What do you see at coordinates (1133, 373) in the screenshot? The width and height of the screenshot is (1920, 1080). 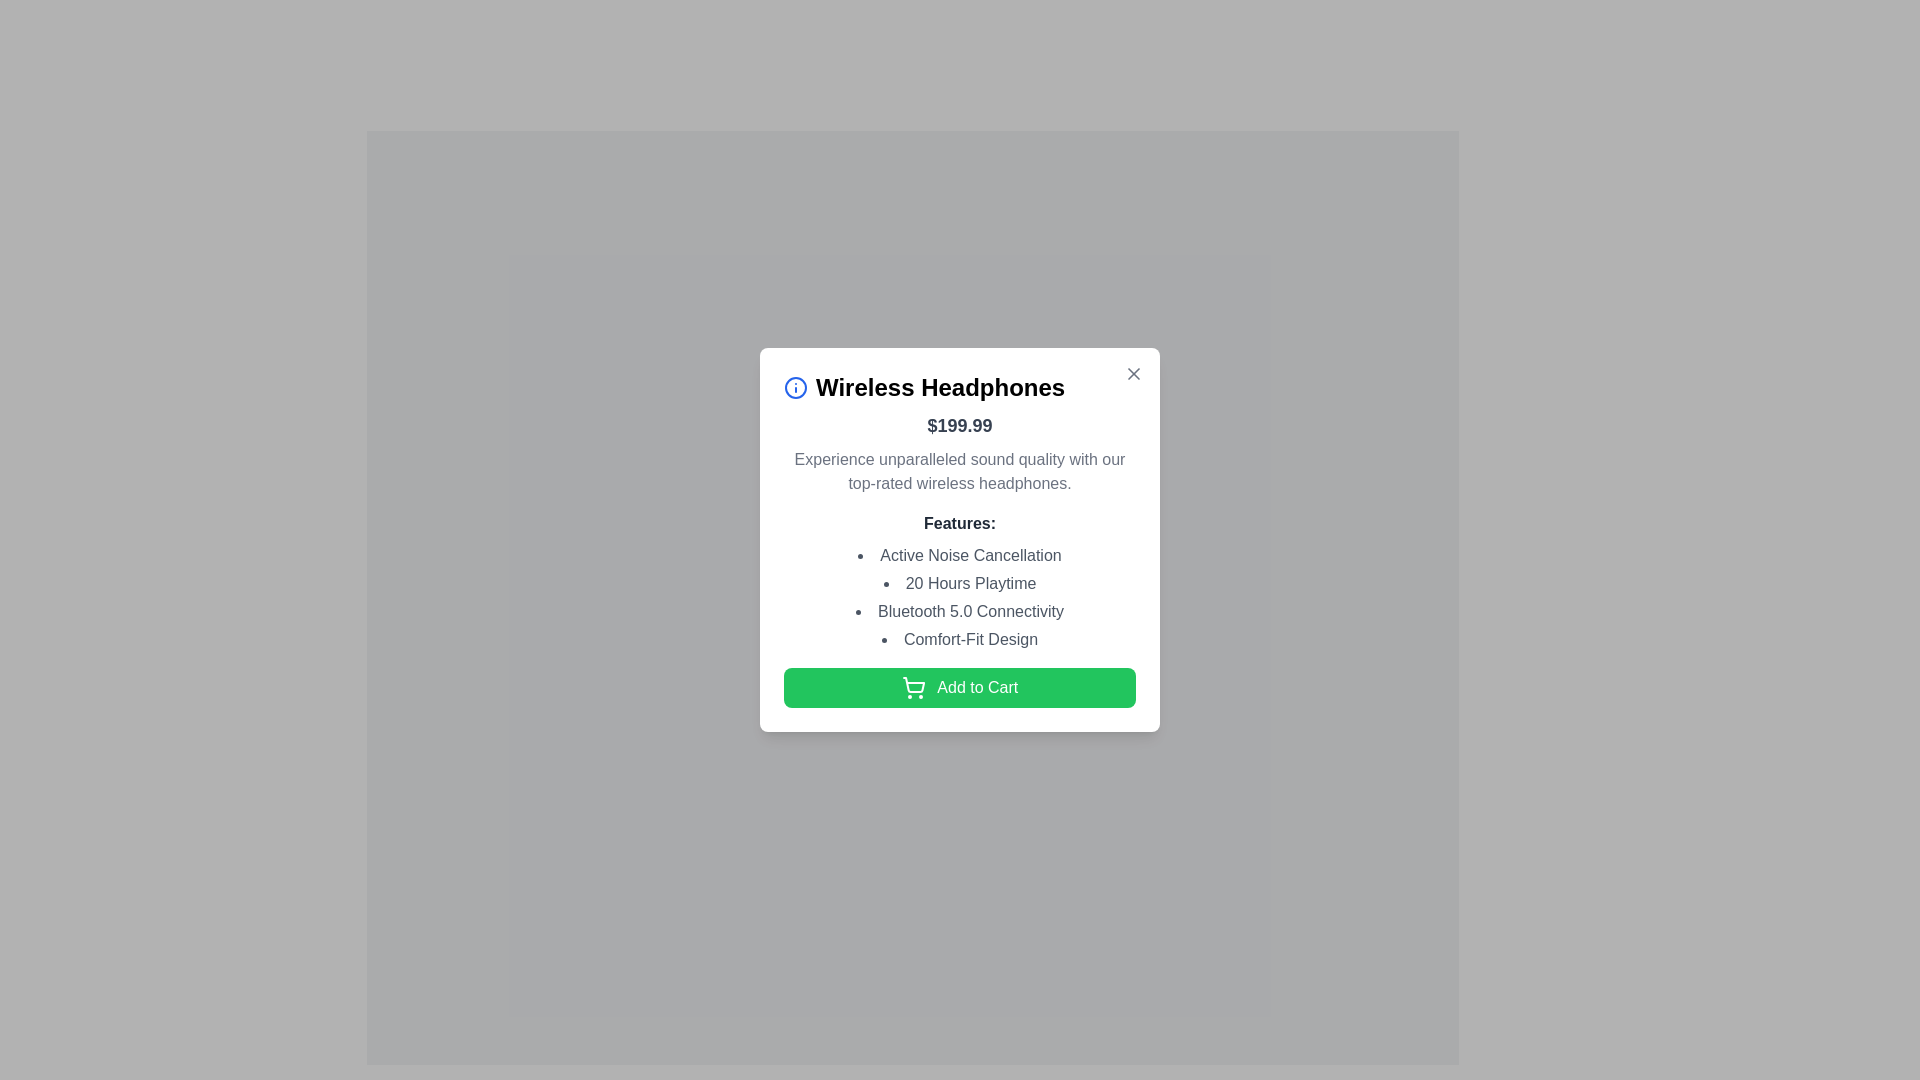 I see `the close button located in the top-right corner of the card interface next to the title 'Wireless Headphones'` at bounding box center [1133, 373].